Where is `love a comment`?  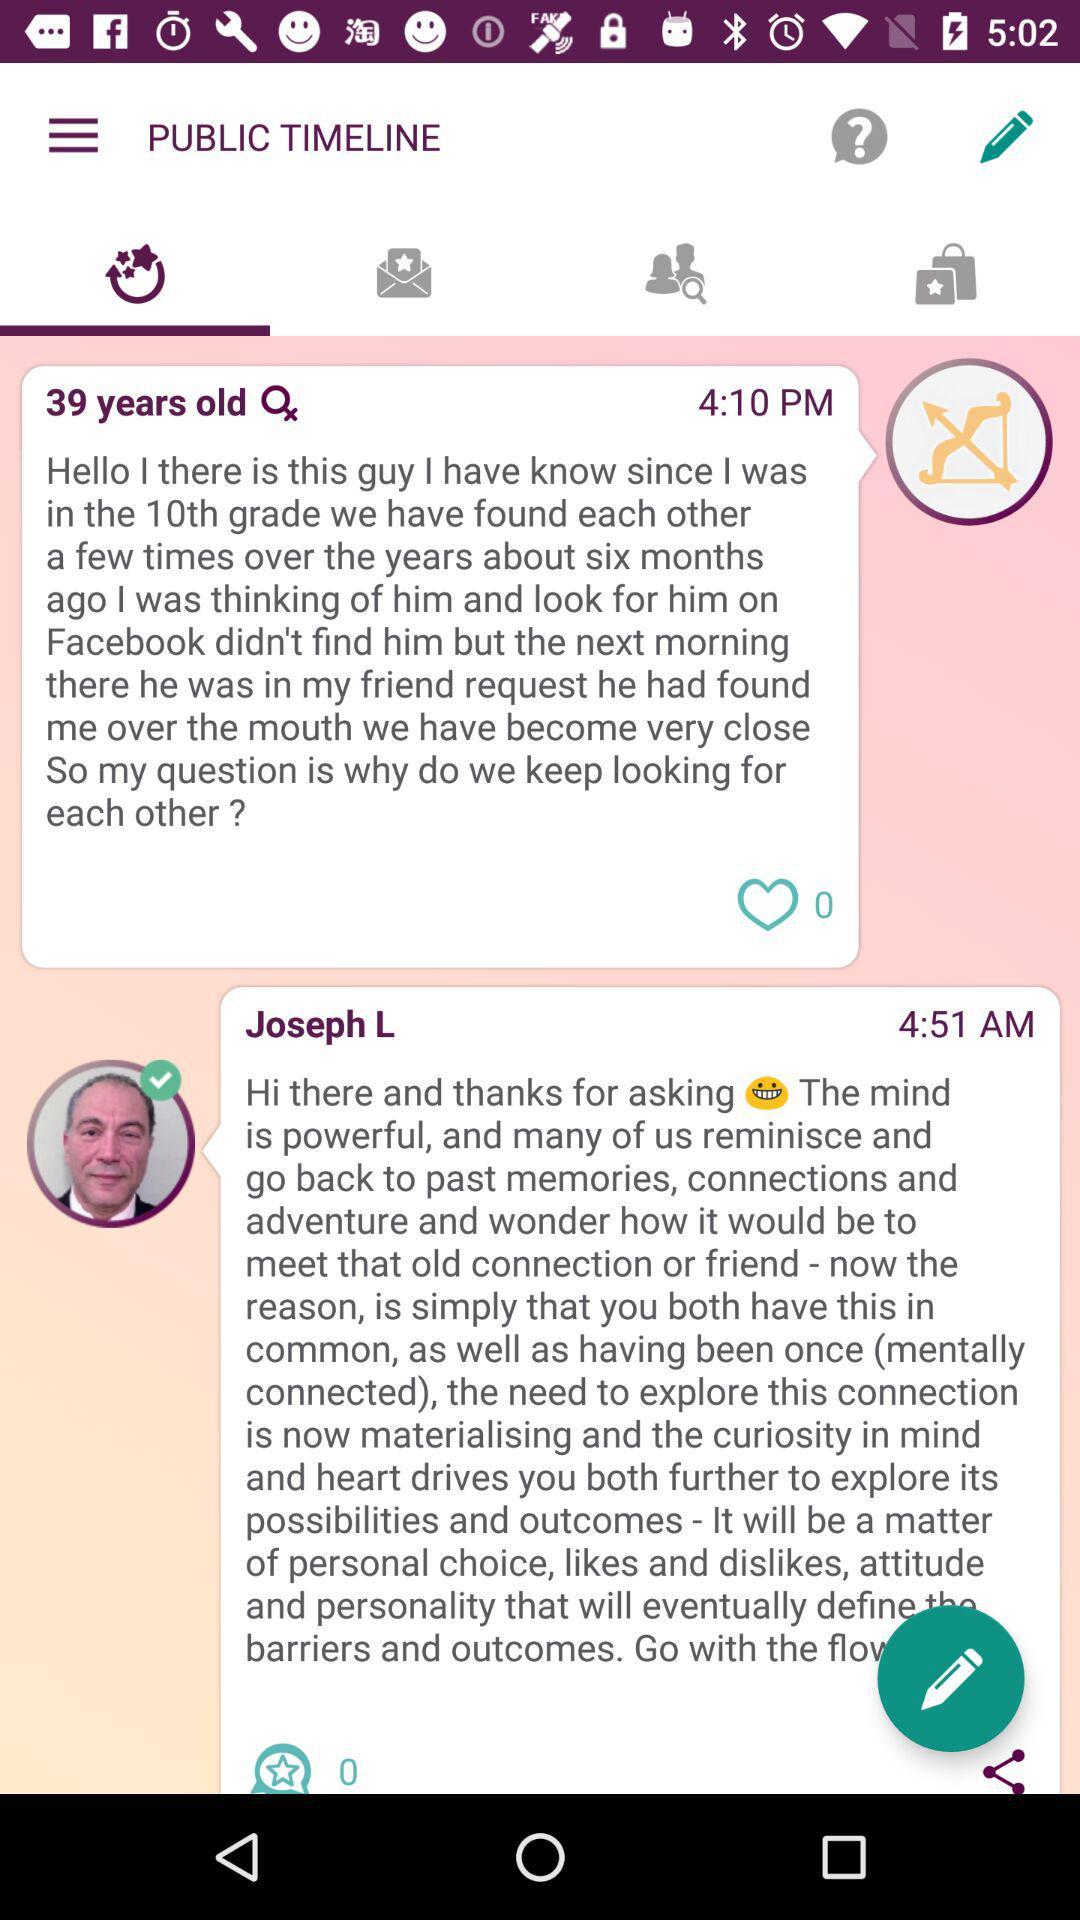
love a comment is located at coordinates (766, 901).